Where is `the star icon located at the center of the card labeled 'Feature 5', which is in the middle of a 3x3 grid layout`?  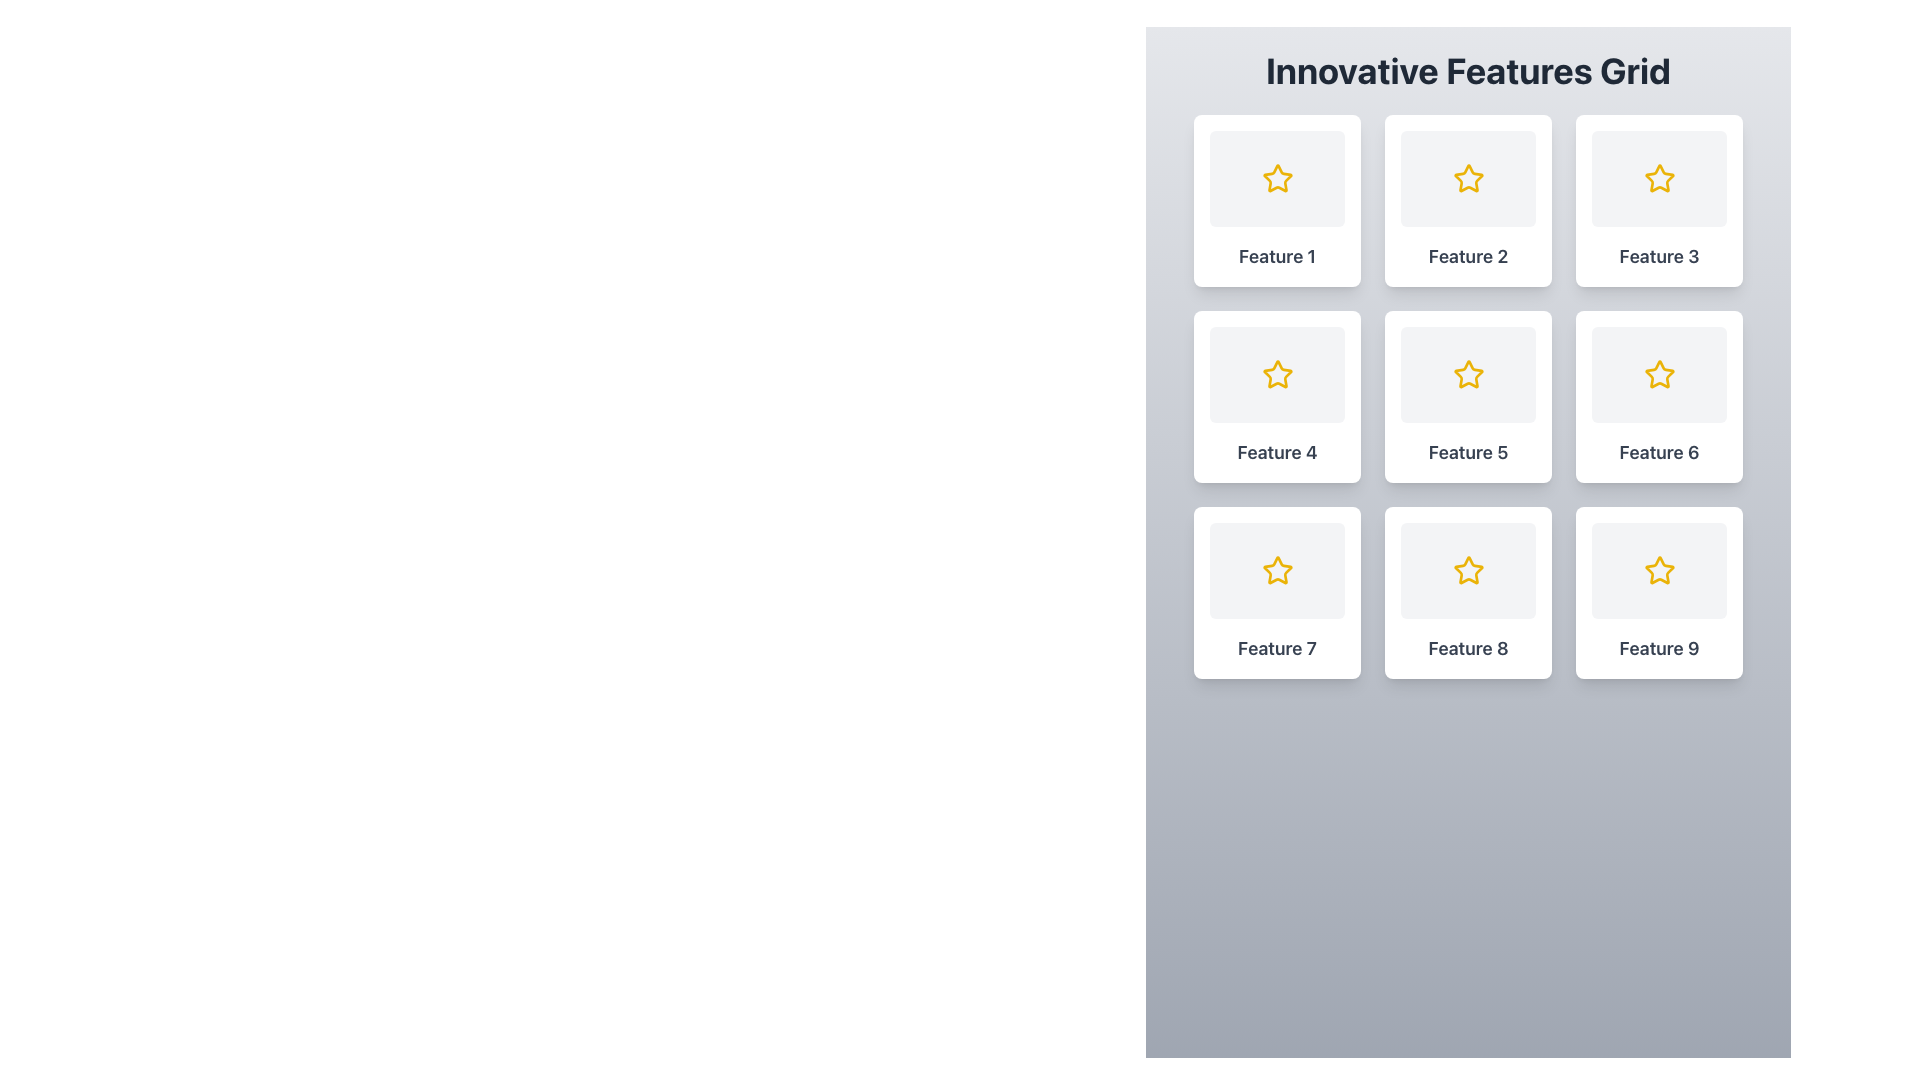 the star icon located at the center of the card labeled 'Feature 5', which is in the middle of a 3x3 grid layout is located at coordinates (1468, 374).